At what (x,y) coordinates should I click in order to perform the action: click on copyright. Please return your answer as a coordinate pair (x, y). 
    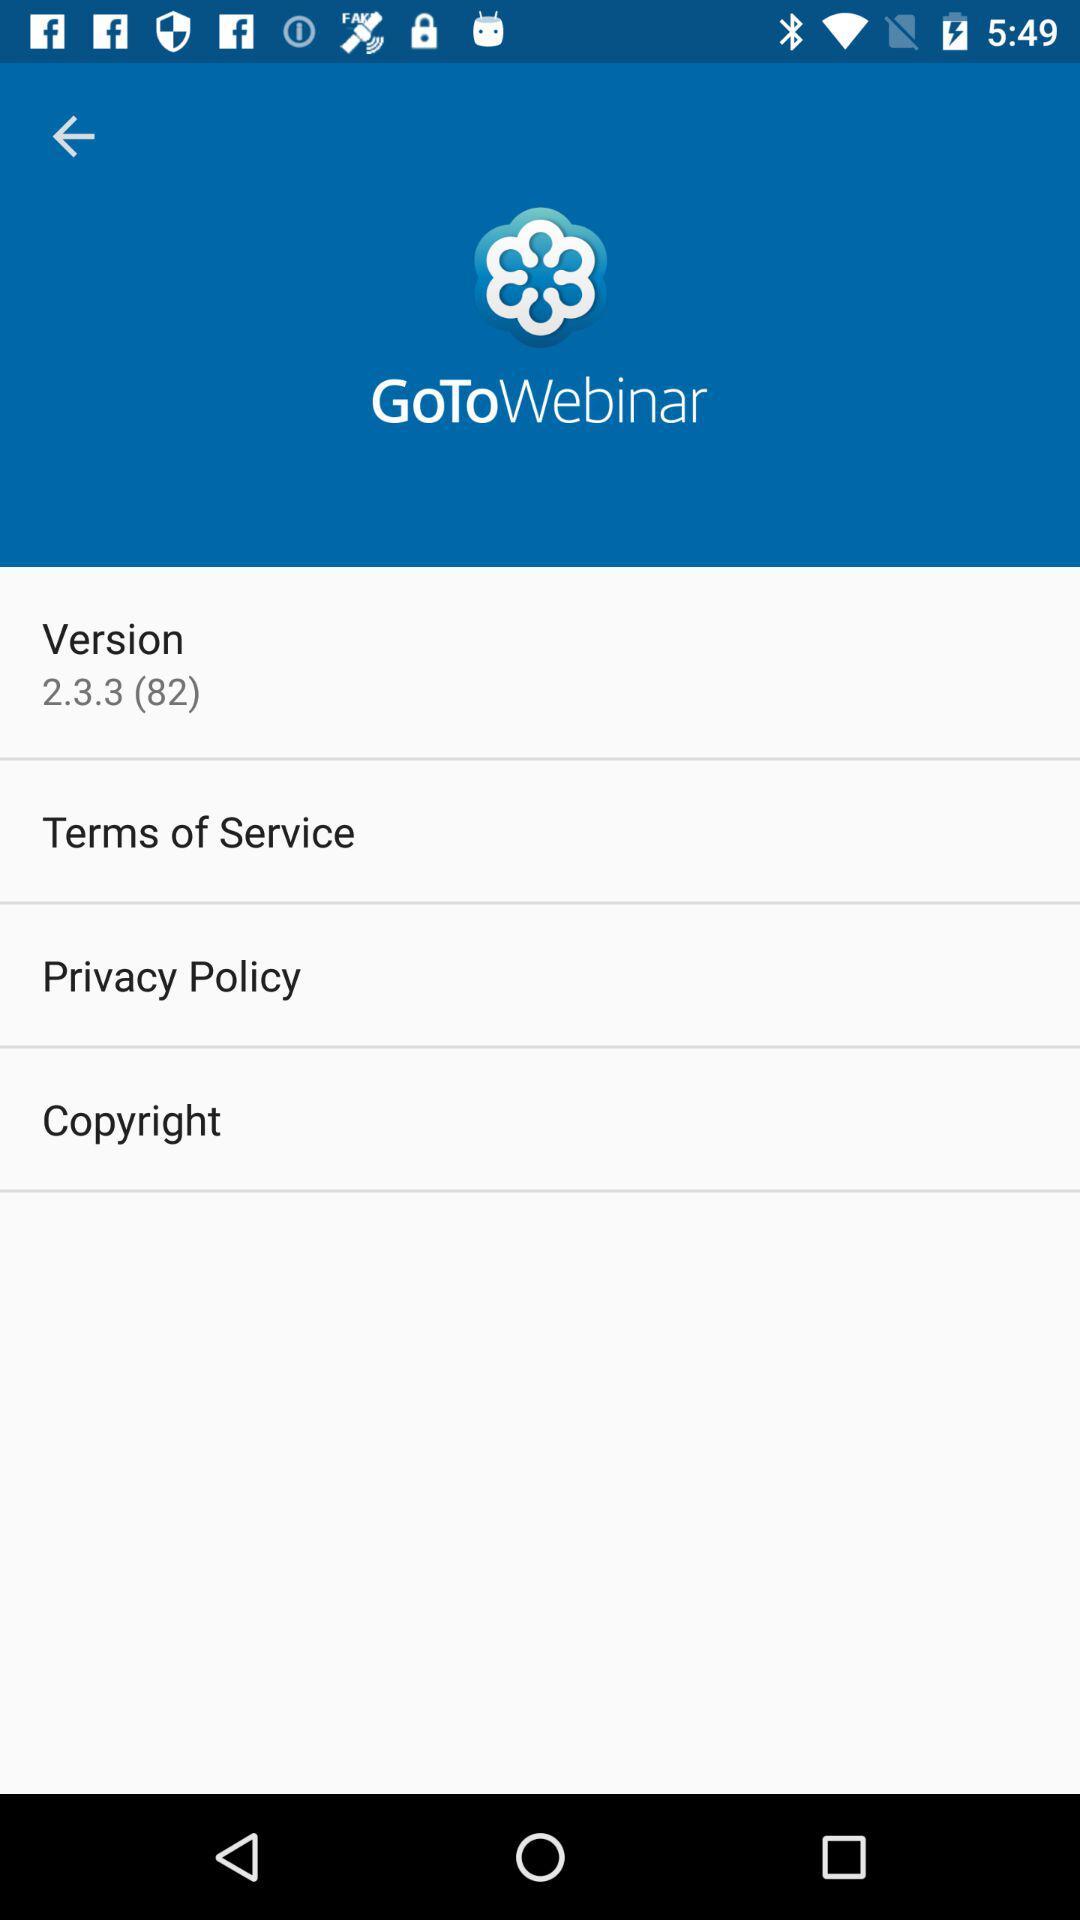
    Looking at the image, I should click on (131, 1117).